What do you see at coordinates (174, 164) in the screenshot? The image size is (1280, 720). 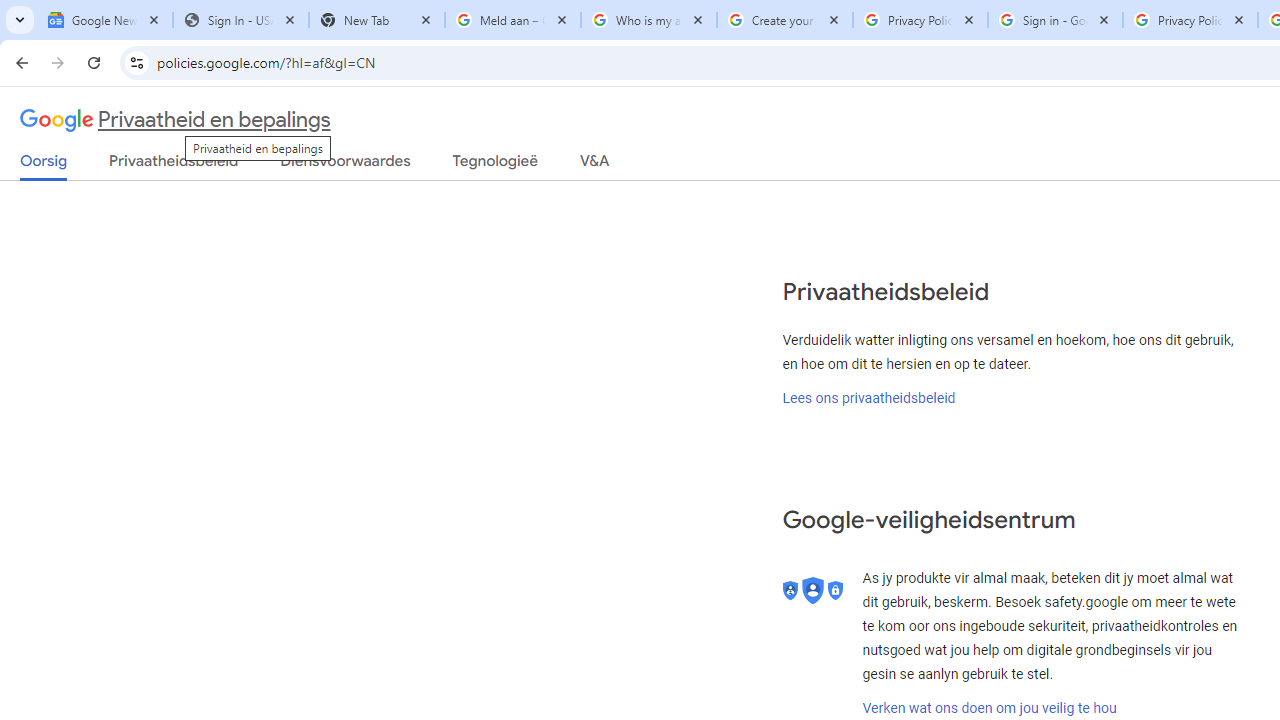 I see `'Privaatheidsbeleid'` at bounding box center [174, 164].